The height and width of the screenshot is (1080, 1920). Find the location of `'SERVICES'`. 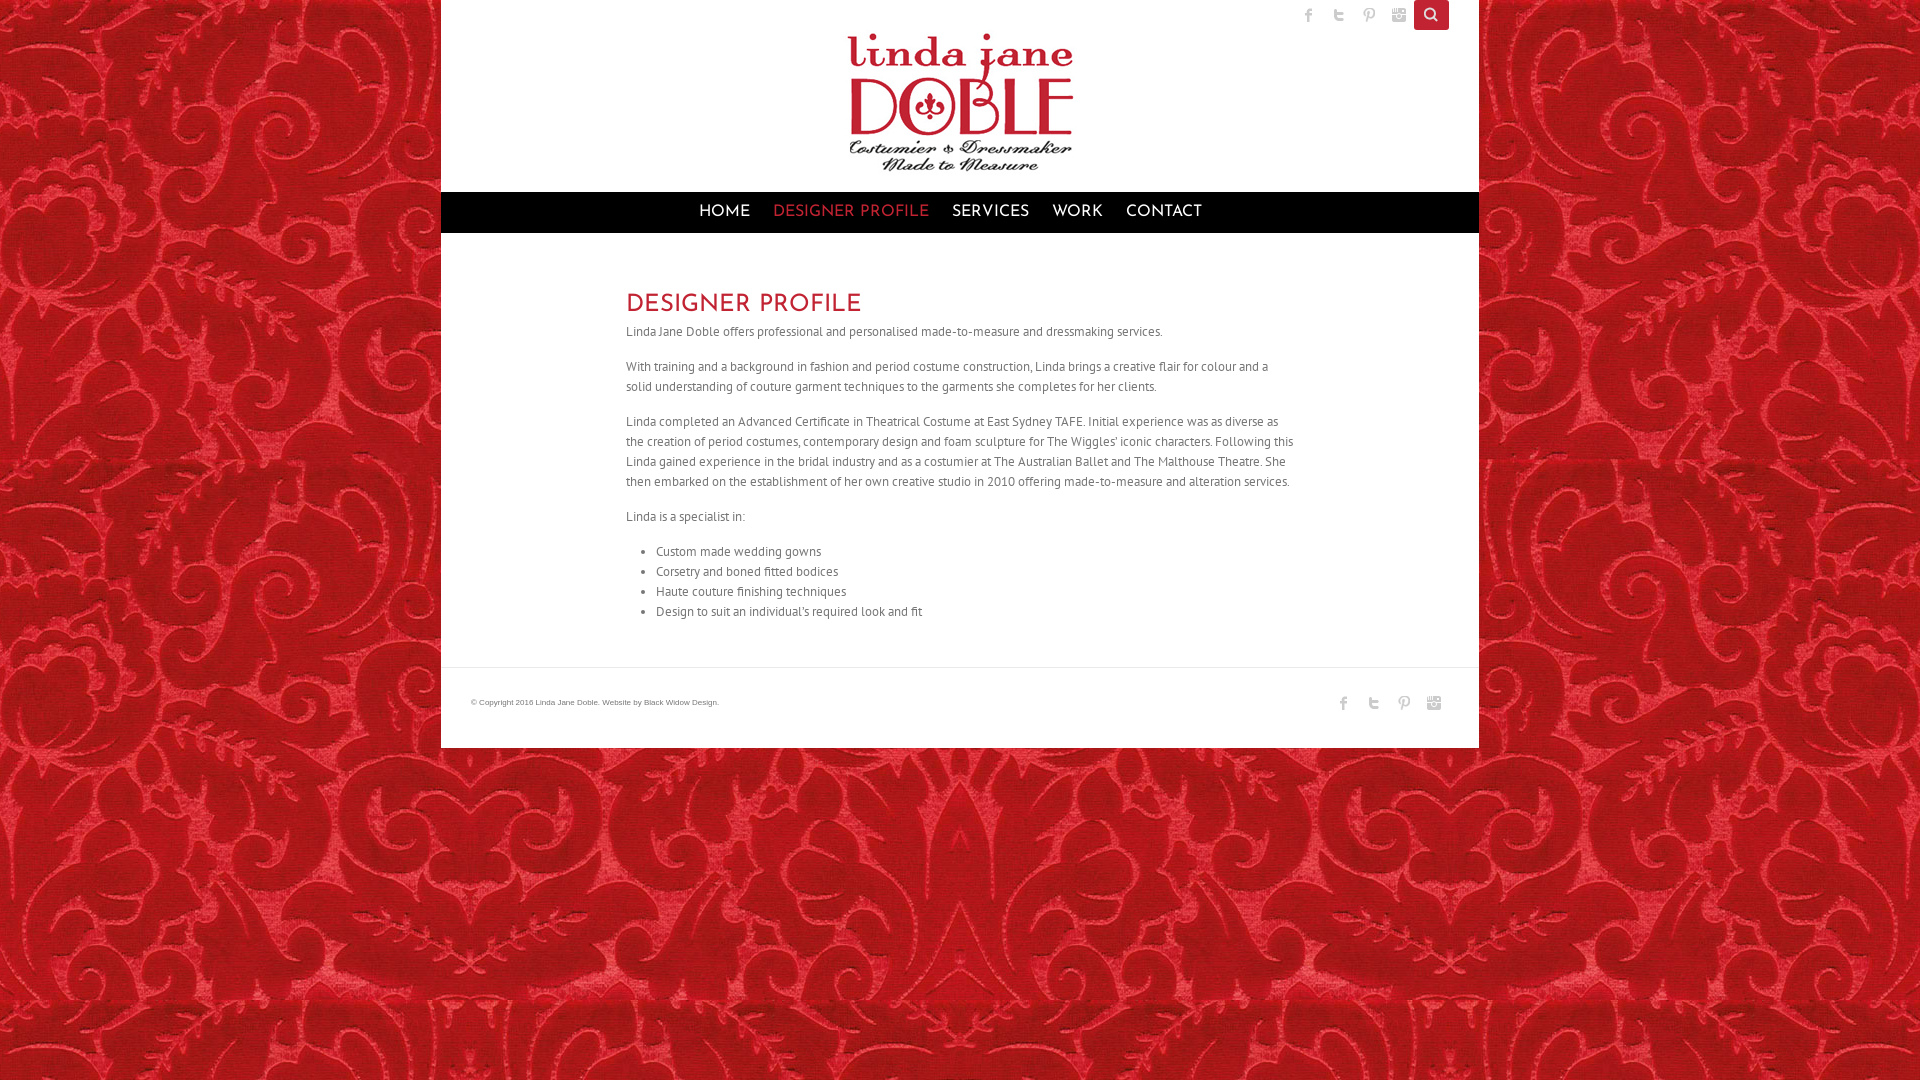

'SERVICES' is located at coordinates (990, 209).